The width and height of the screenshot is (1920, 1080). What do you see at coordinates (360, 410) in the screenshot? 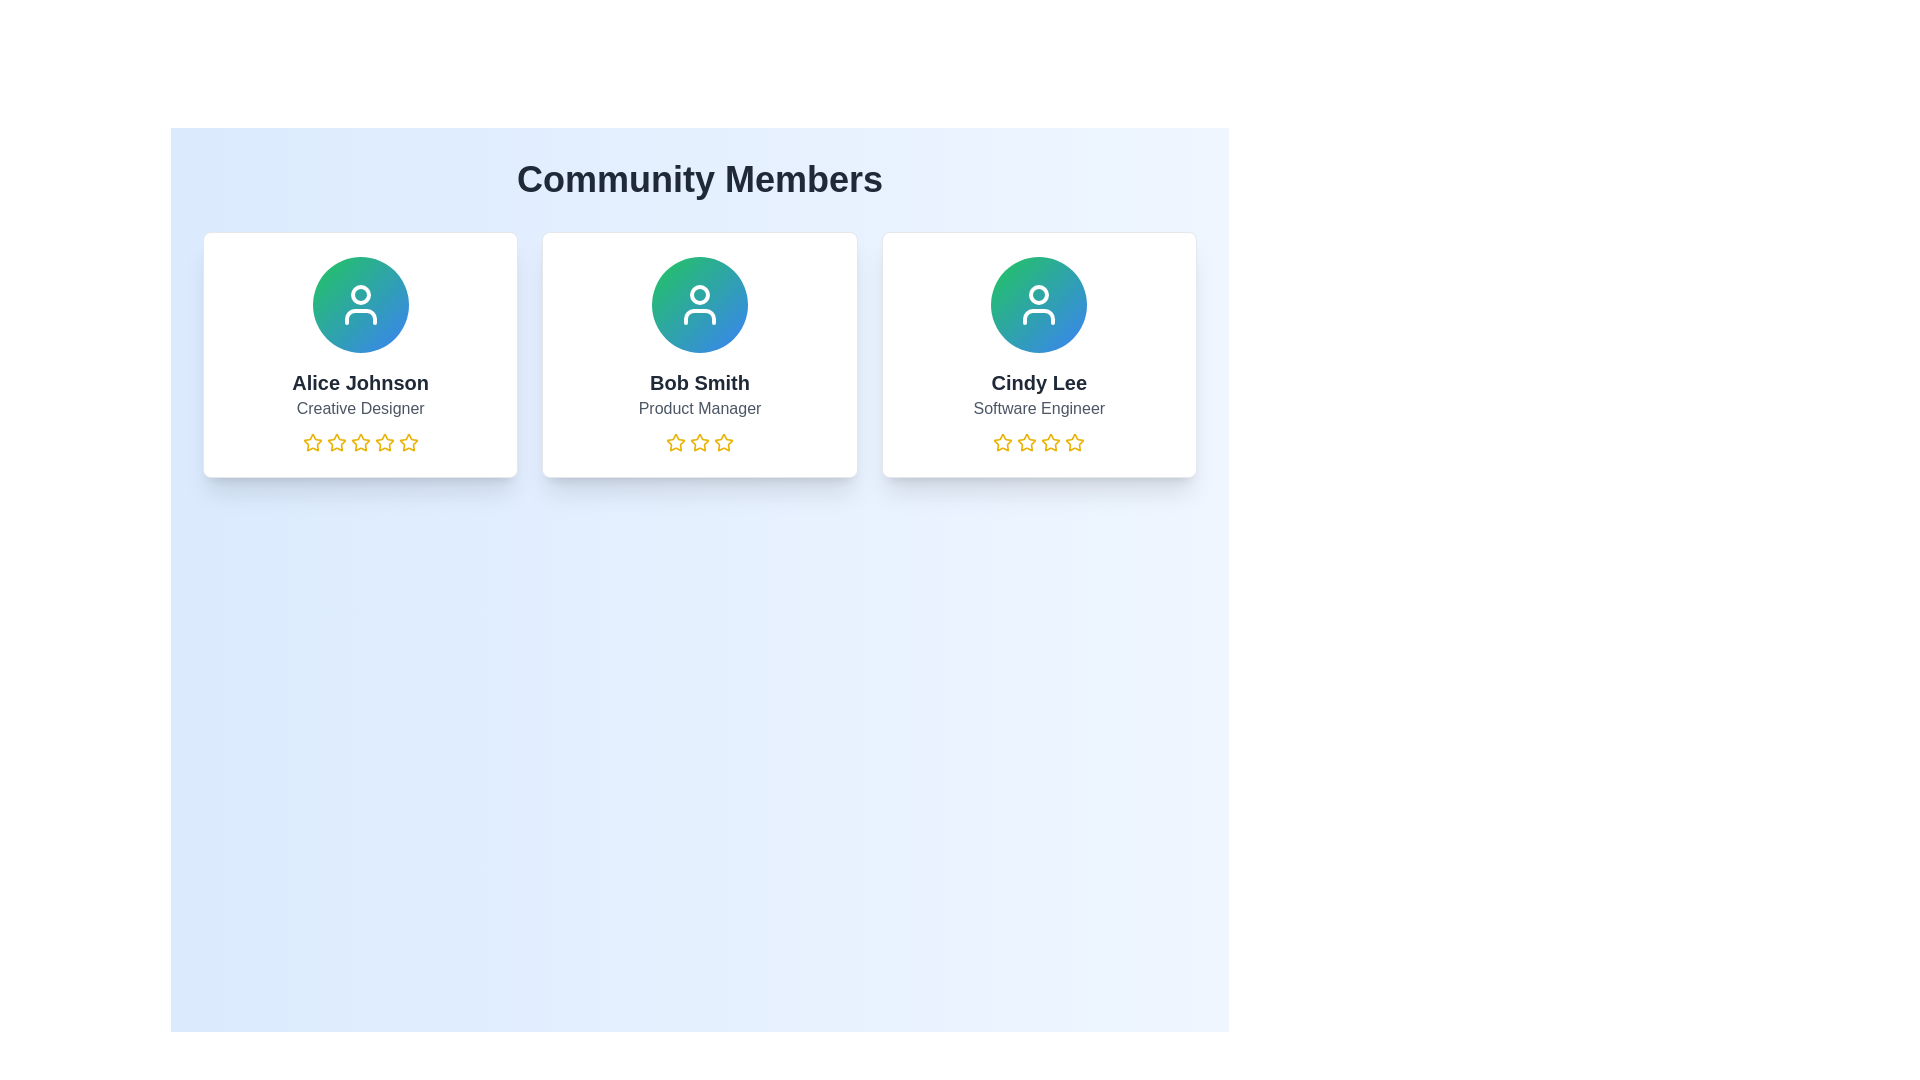
I see `the informational text area displaying 'Alice Johnson' and 'Creative Designer' along with the rating stars for potential future interactions` at bounding box center [360, 410].